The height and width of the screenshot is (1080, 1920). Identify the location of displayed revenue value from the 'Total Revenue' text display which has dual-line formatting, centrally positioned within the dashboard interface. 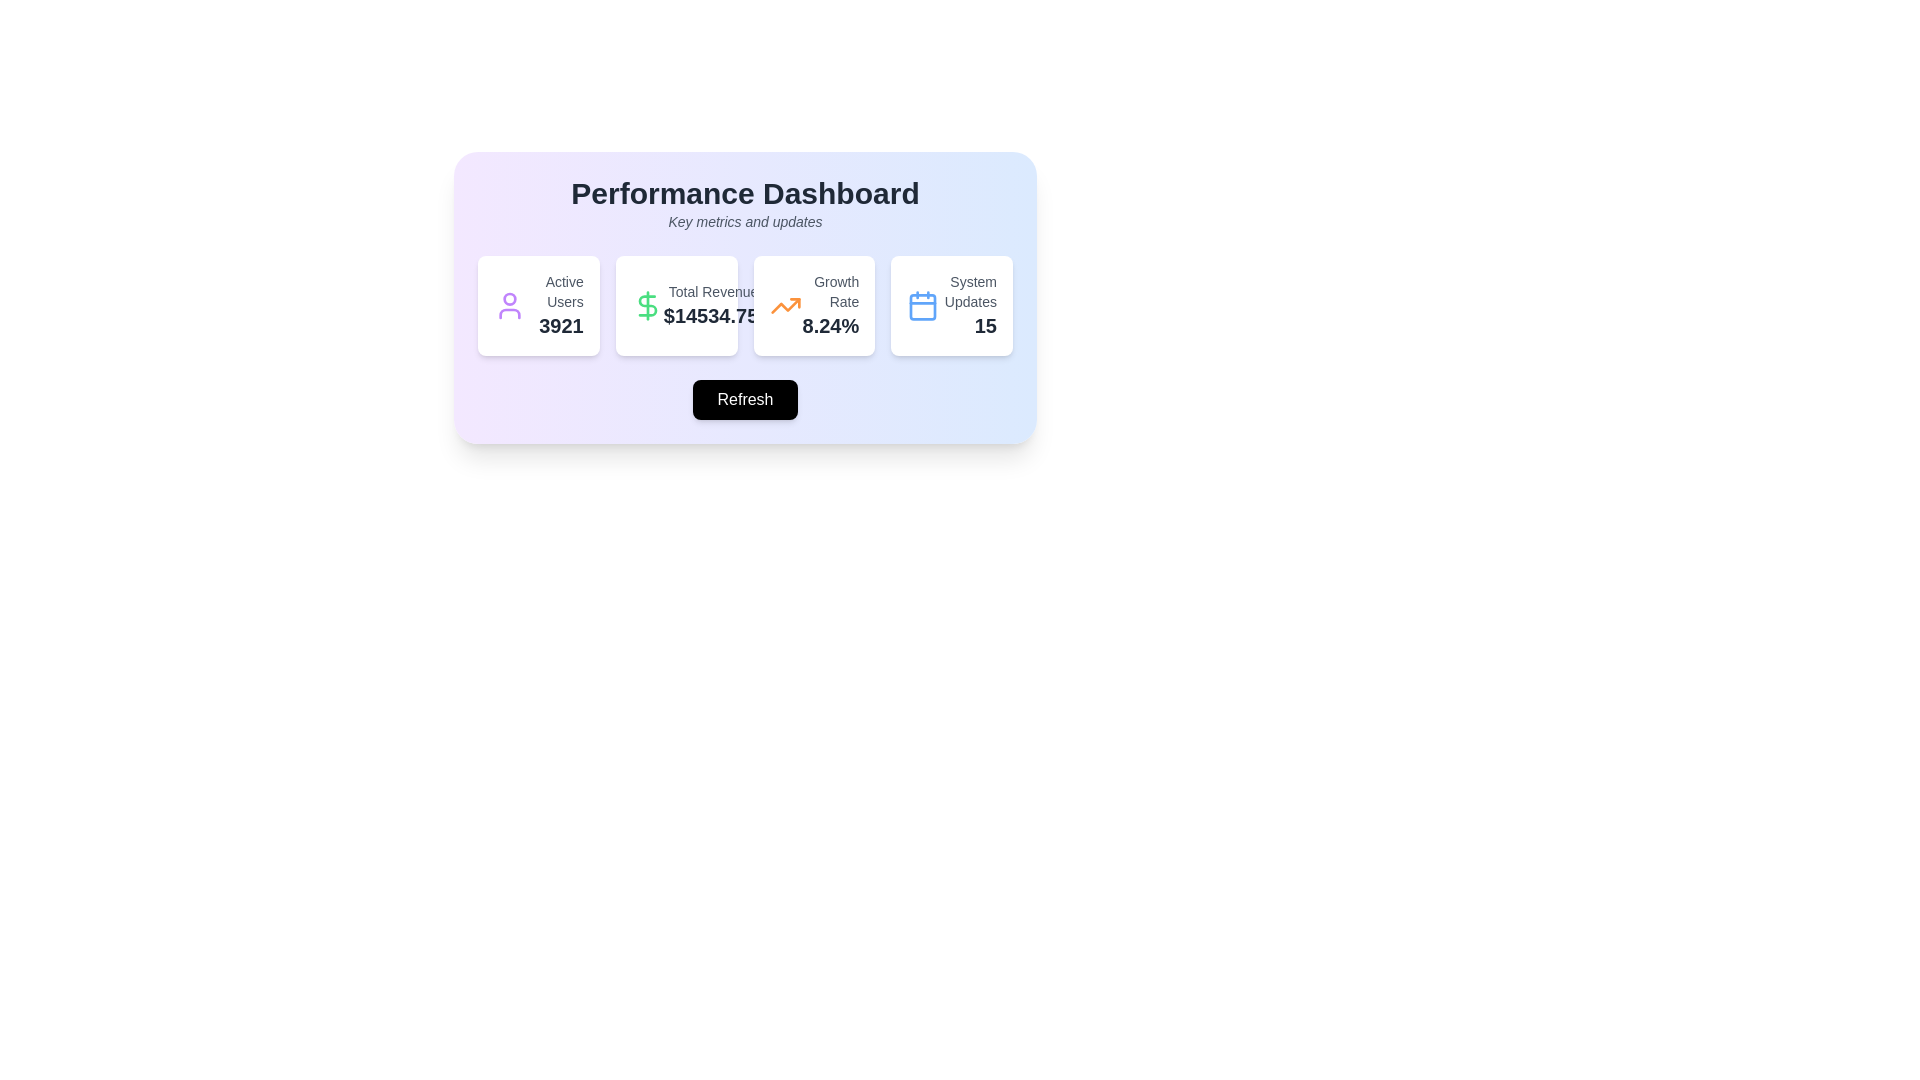
(710, 305).